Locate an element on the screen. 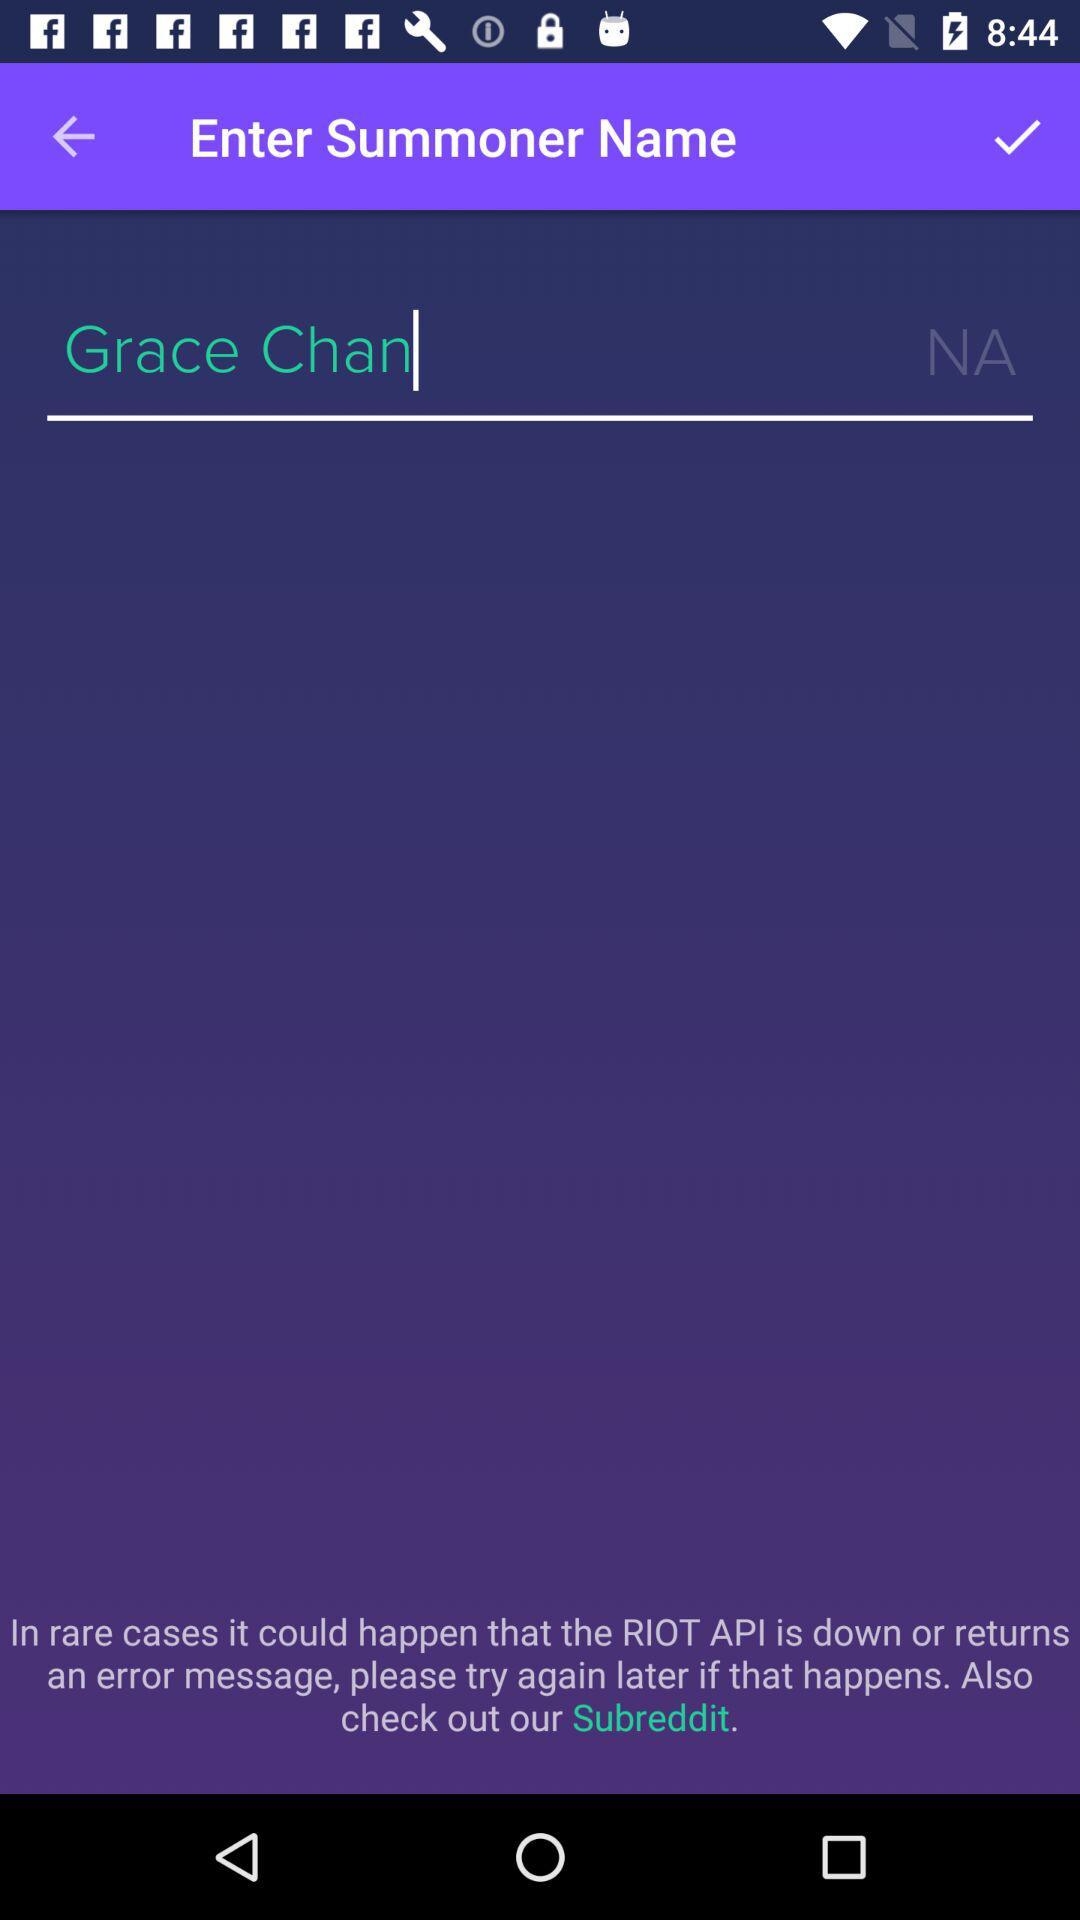 The image size is (1080, 1920). grace chan item is located at coordinates (540, 350).